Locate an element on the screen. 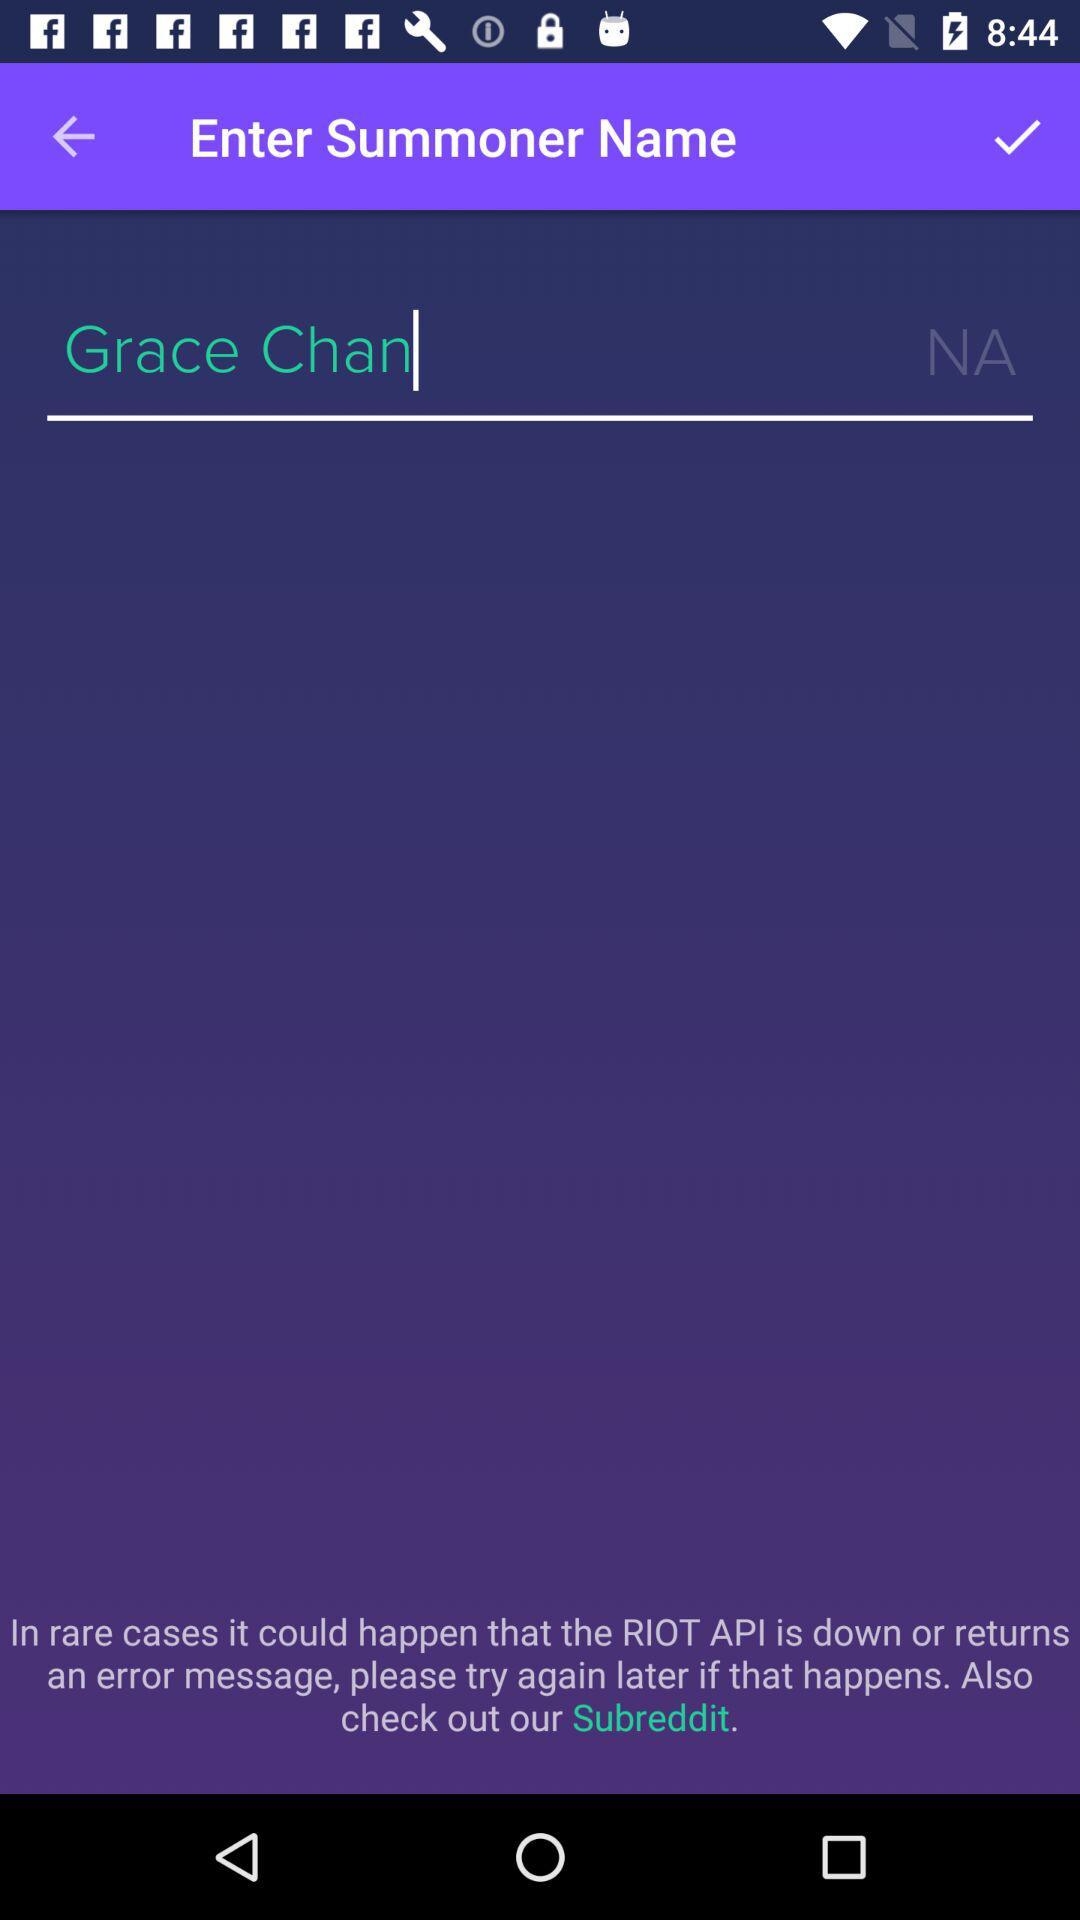 The image size is (1080, 1920). grace chan item is located at coordinates (540, 350).